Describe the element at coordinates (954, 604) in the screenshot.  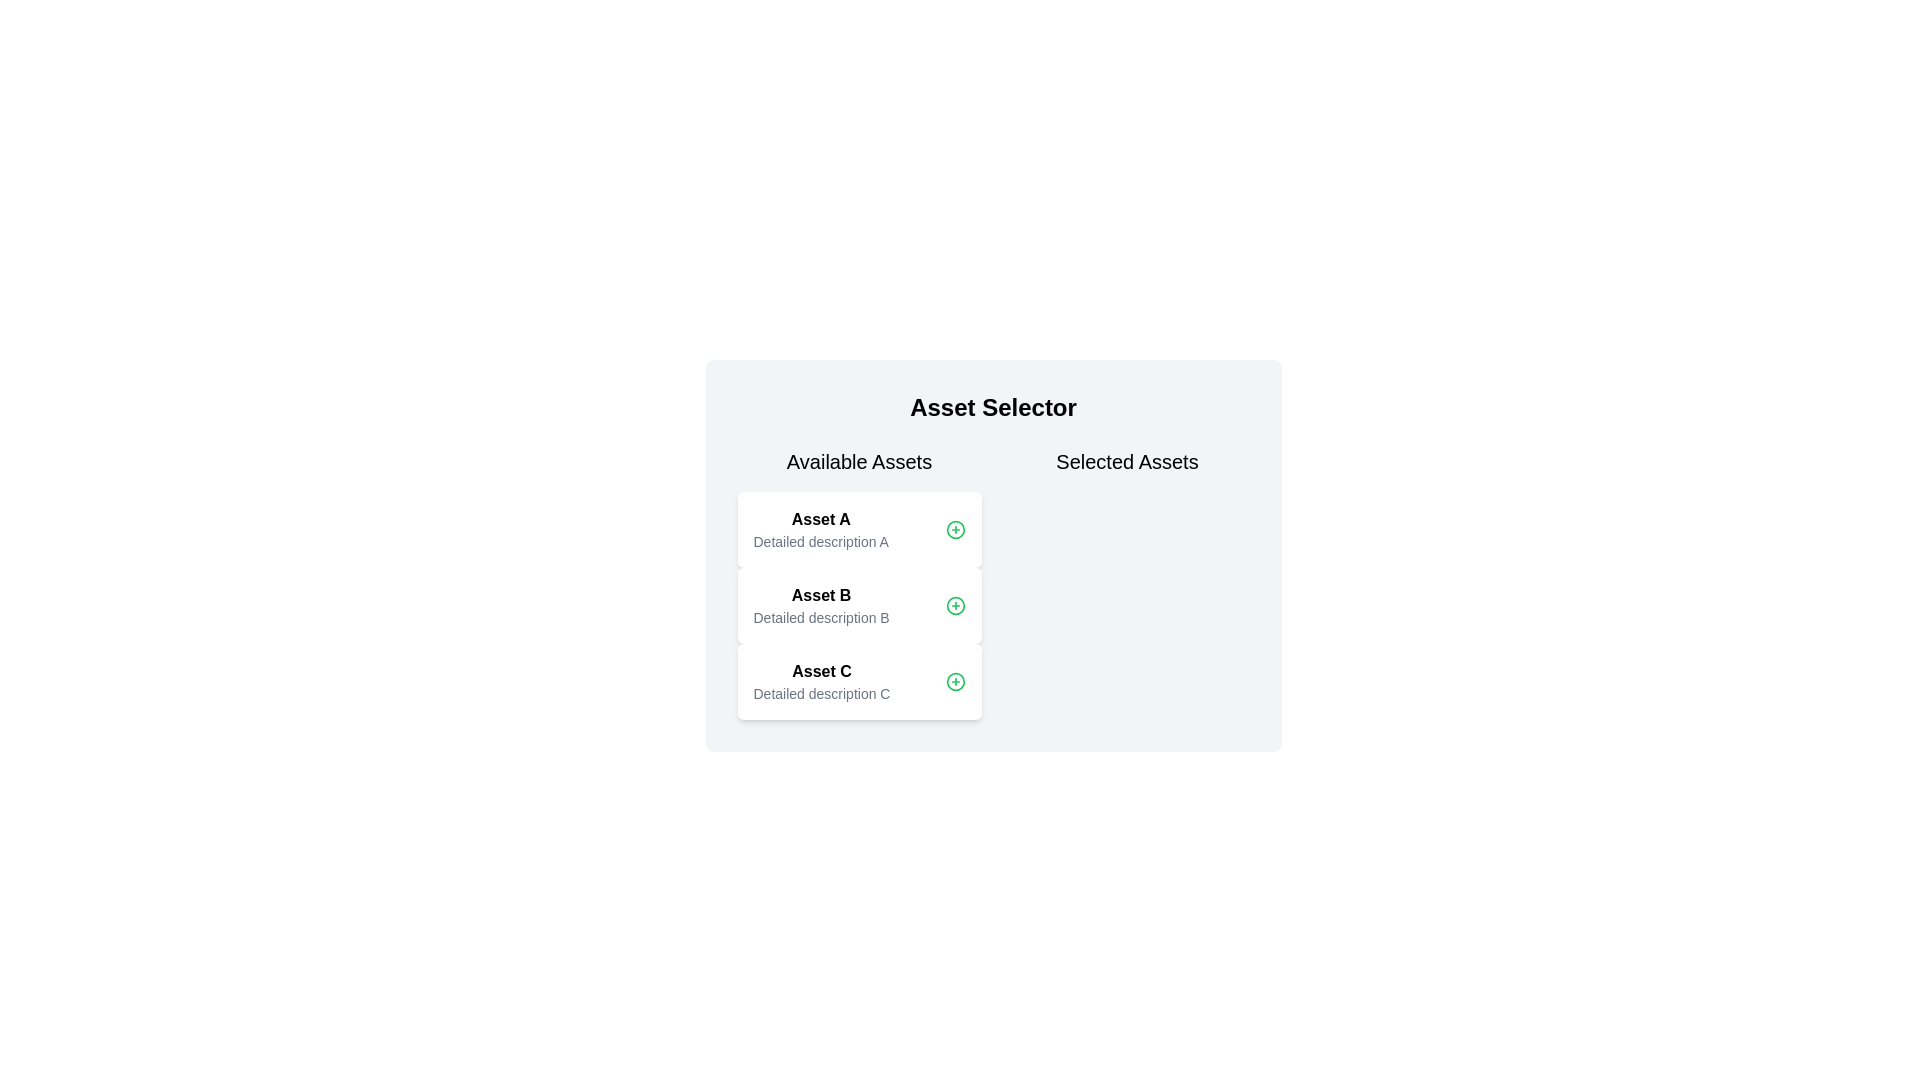
I see `the SVG Circle within the 'circle-plus' icon located at the end of the 'Asset B' list item in the 'Available Assets' column of the 'Asset Selector' interface` at that location.